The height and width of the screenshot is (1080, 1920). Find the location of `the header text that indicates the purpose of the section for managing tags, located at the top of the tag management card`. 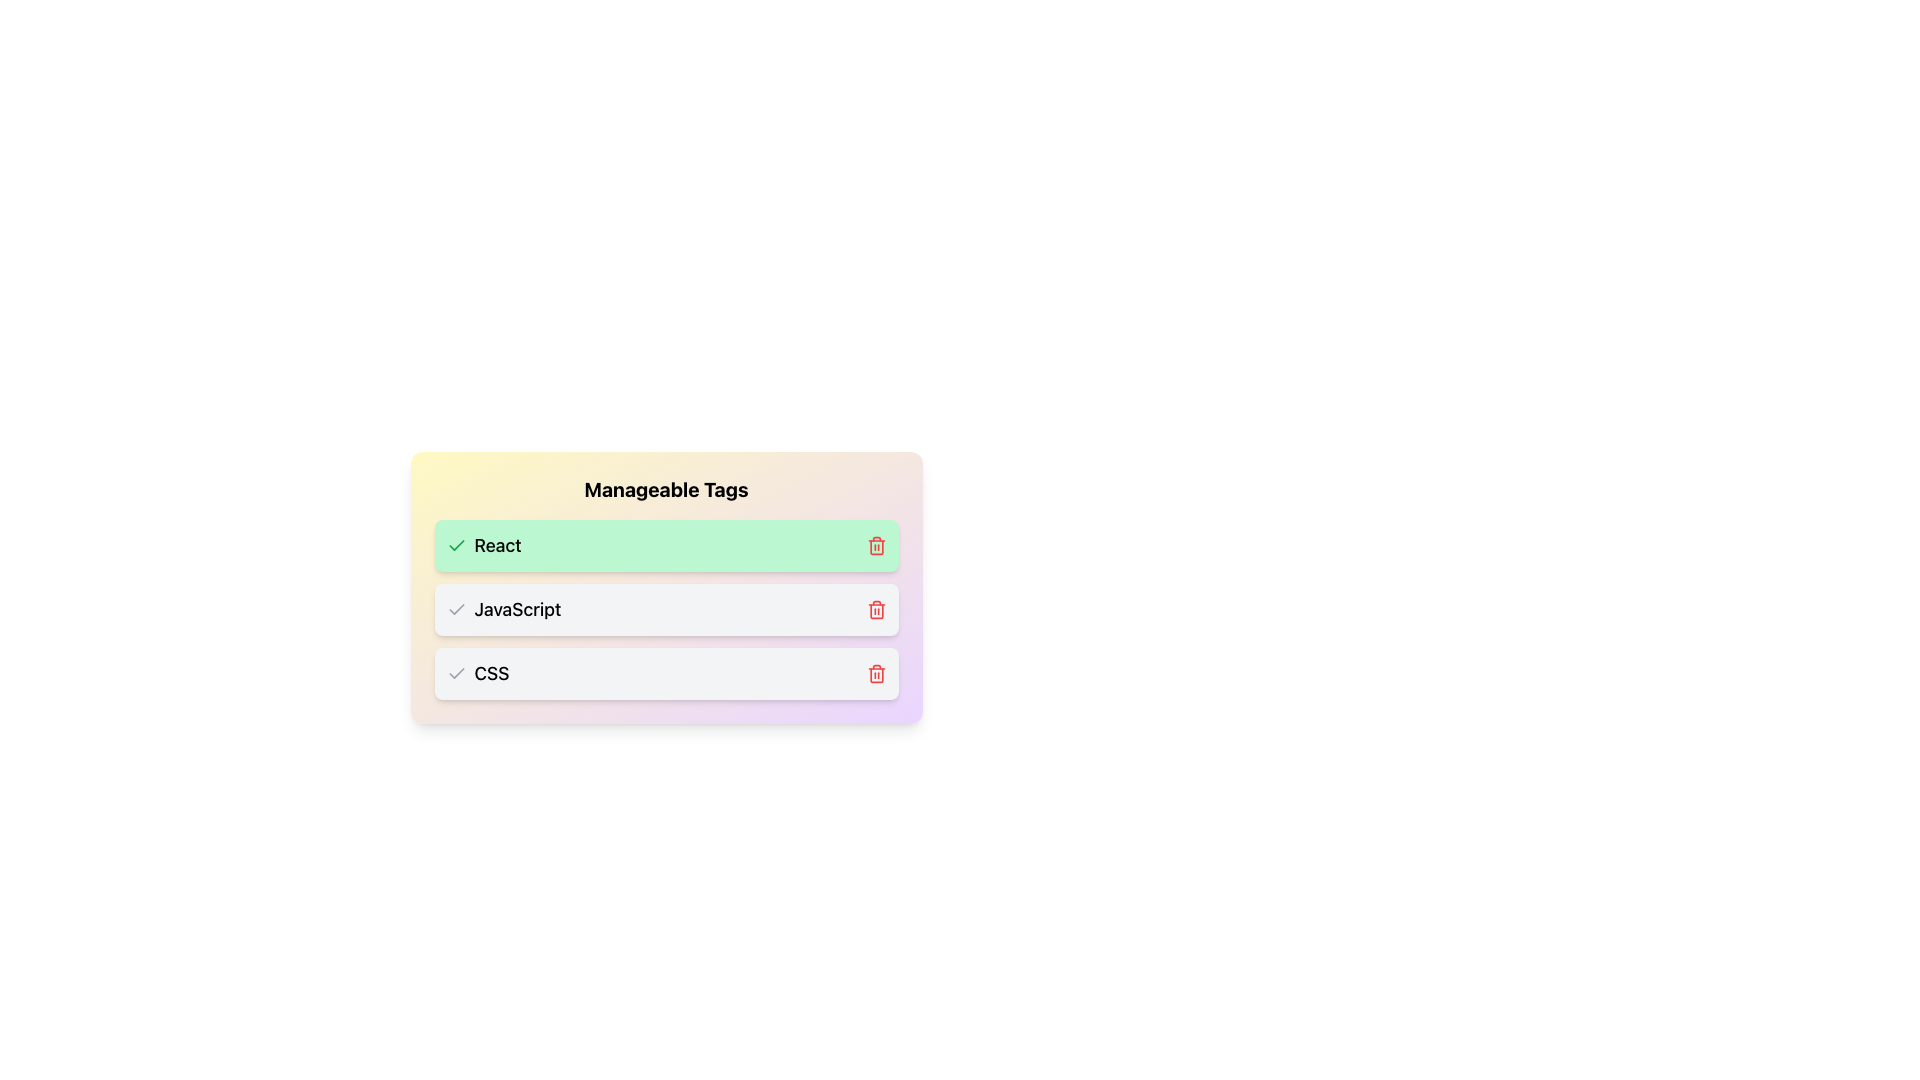

the header text that indicates the purpose of the section for managing tags, located at the top of the tag management card is located at coordinates (666, 489).